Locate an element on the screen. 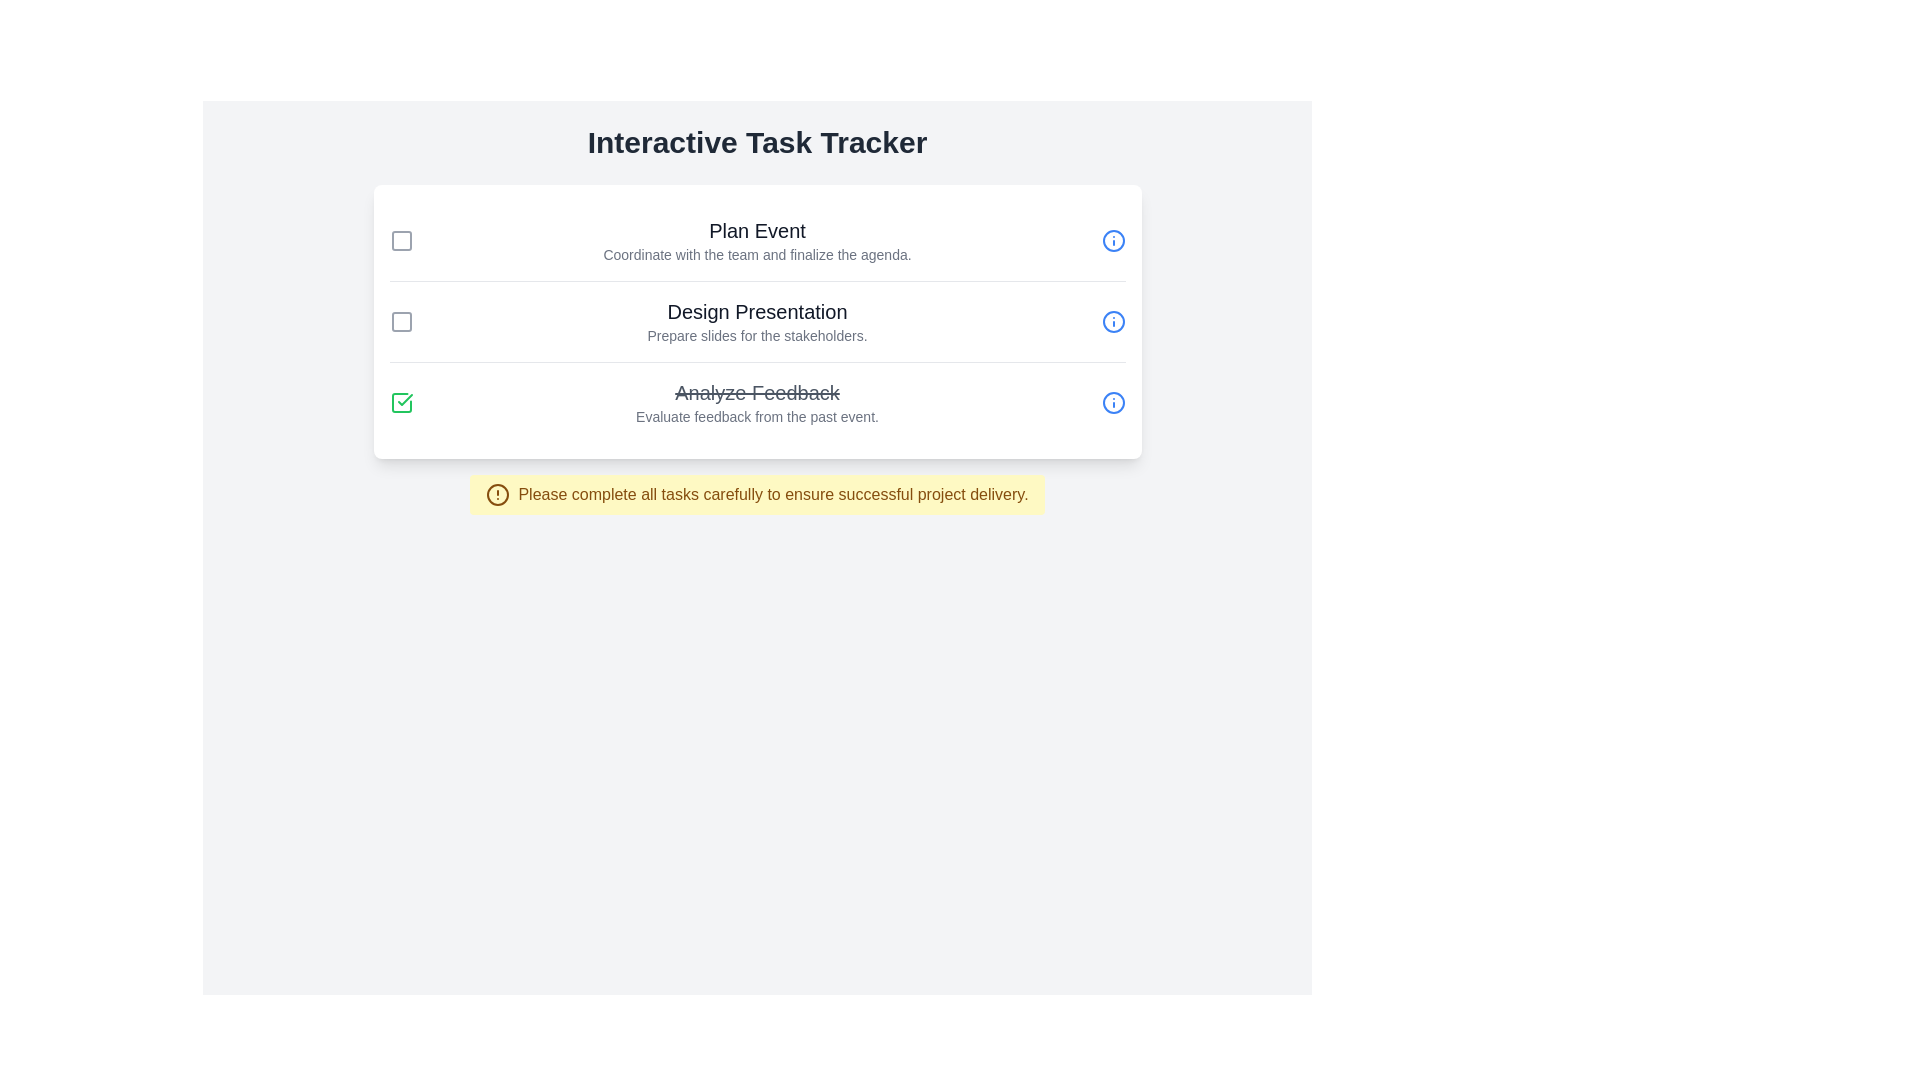 The image size is (1920, 1080). the warning message to acknowledge it is located at coordinates (756, 494).